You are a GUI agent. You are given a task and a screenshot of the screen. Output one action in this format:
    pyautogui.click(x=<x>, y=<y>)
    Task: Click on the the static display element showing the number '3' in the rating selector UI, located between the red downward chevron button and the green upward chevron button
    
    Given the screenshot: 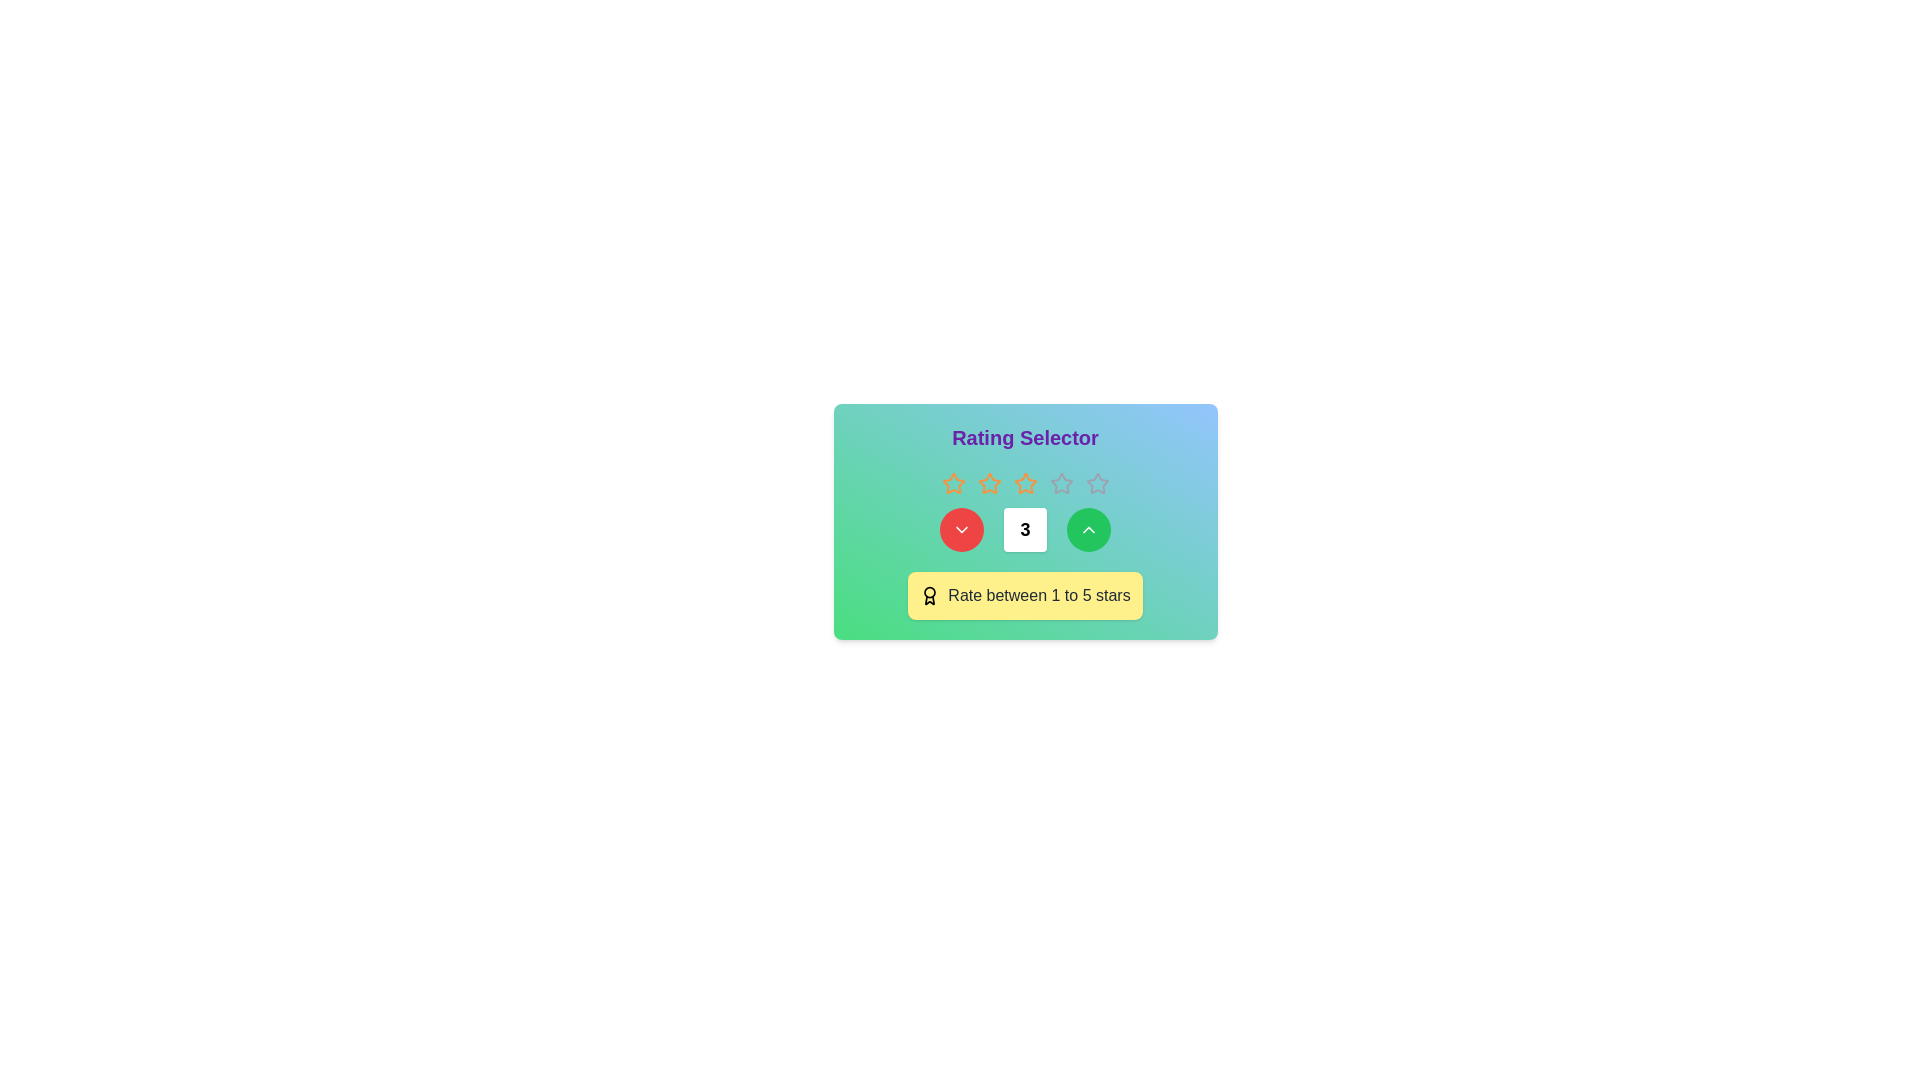 What is the action you would take?
    pyautogui.click(x=1025, y=528)
    